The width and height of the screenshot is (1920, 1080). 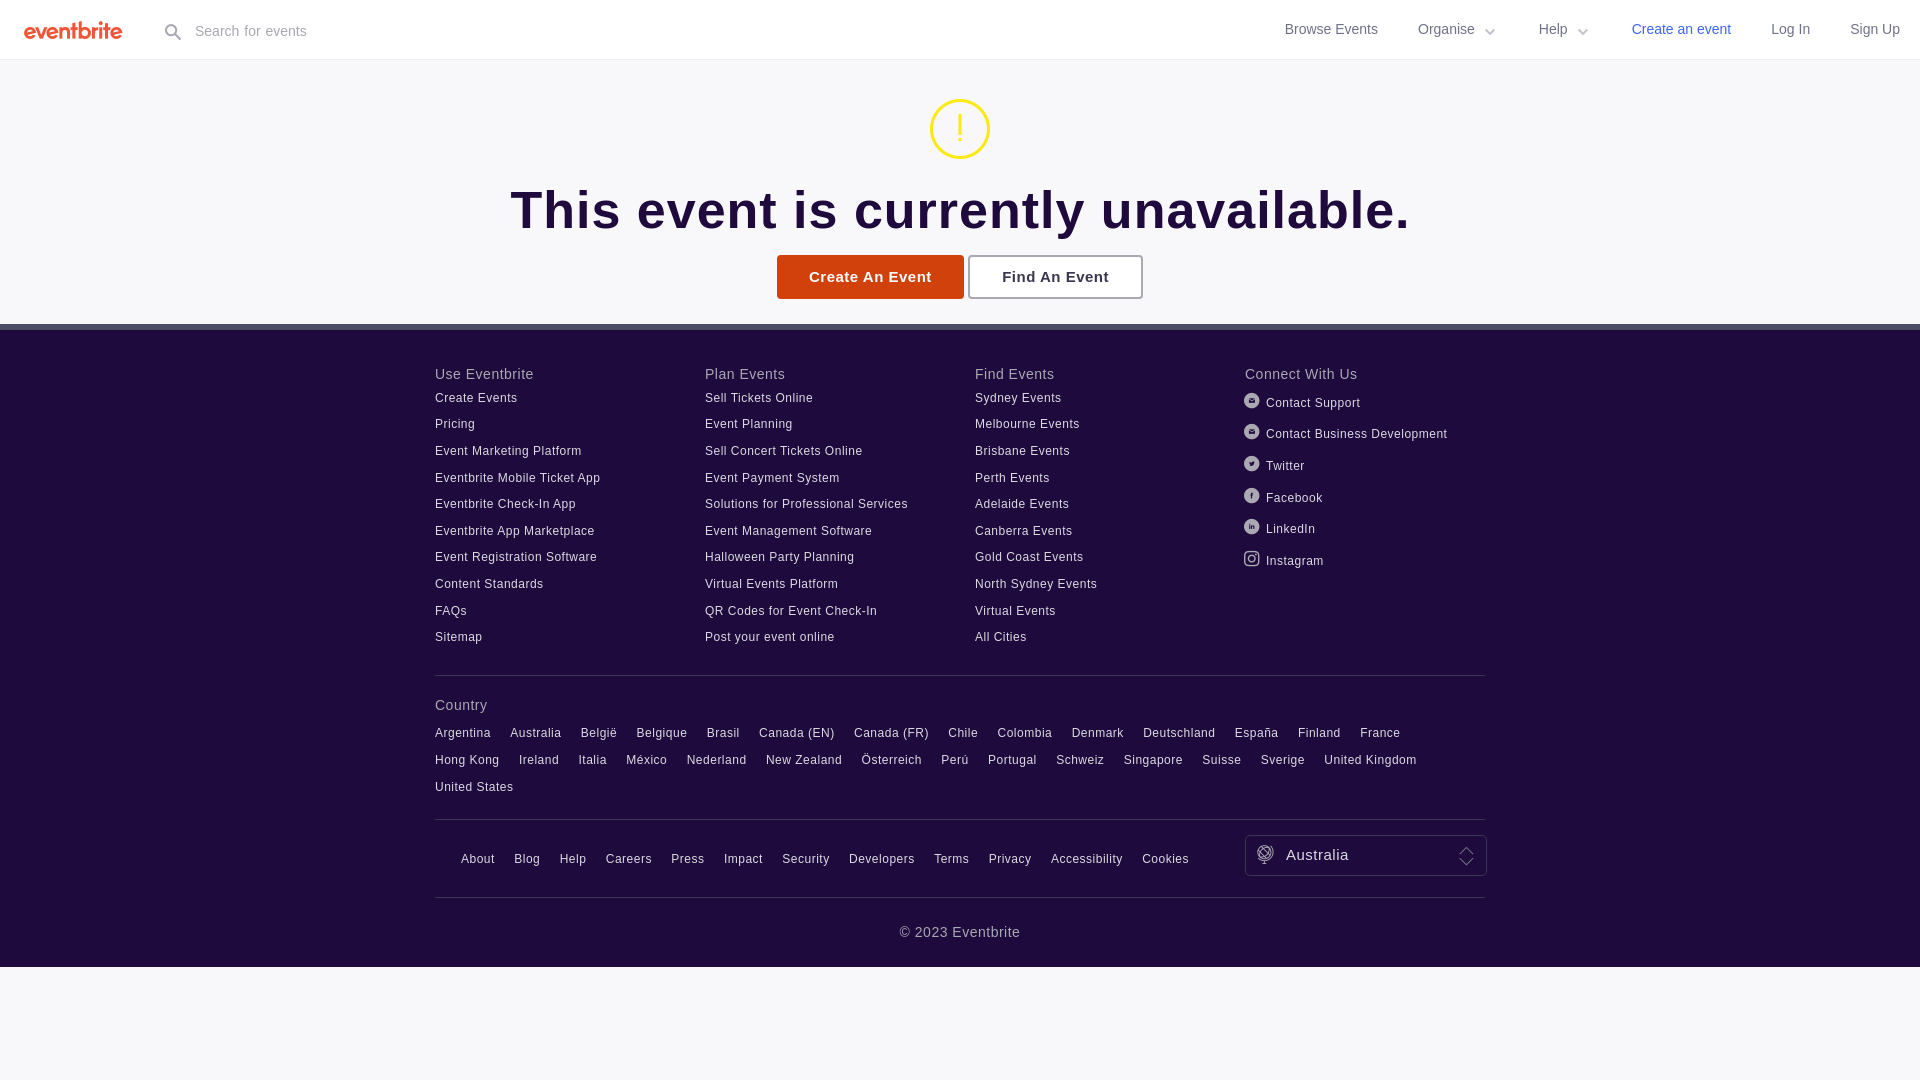 I want to click on 'Contact Support', so click(x=1265, y=402).